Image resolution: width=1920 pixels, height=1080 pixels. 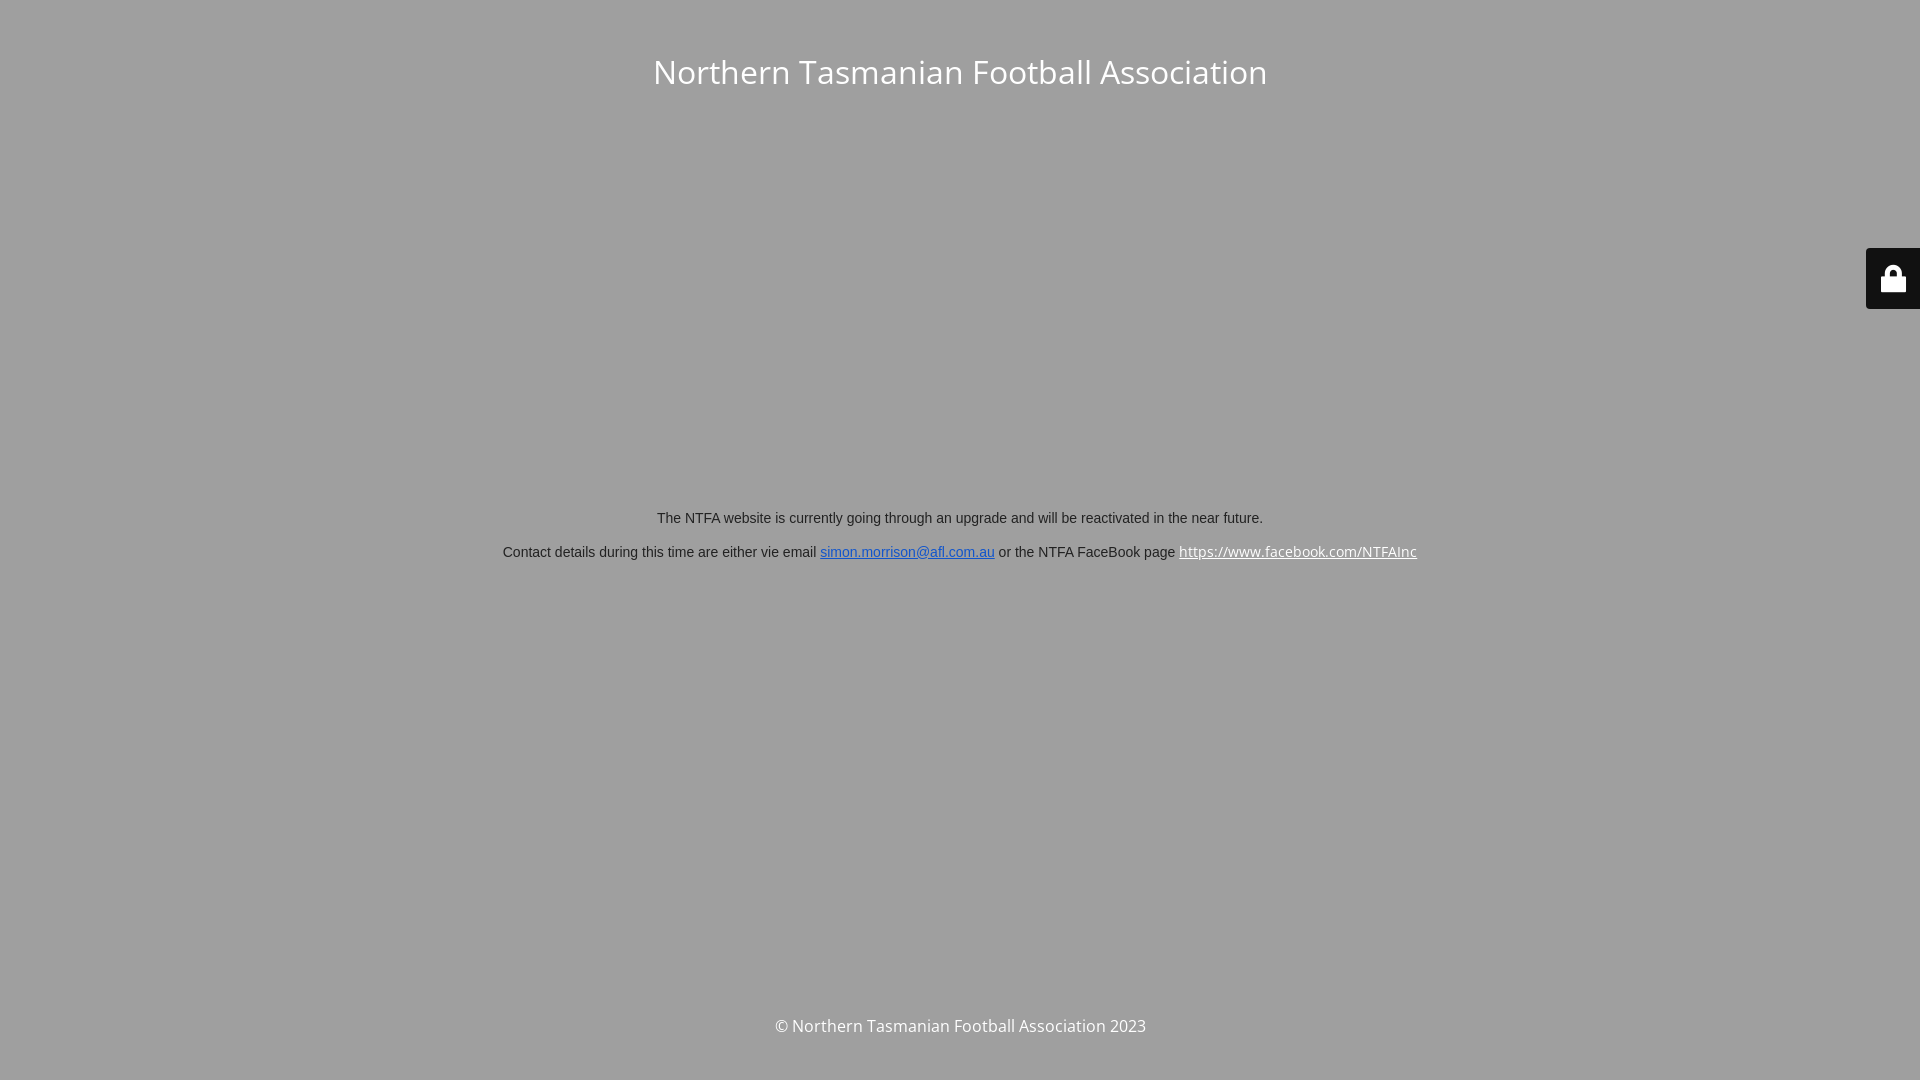 What do you see at coordinates (906, 551) in the screenshot?
I see `'simon.morrison@afl.com.au'` at bounding box center [906, 551].